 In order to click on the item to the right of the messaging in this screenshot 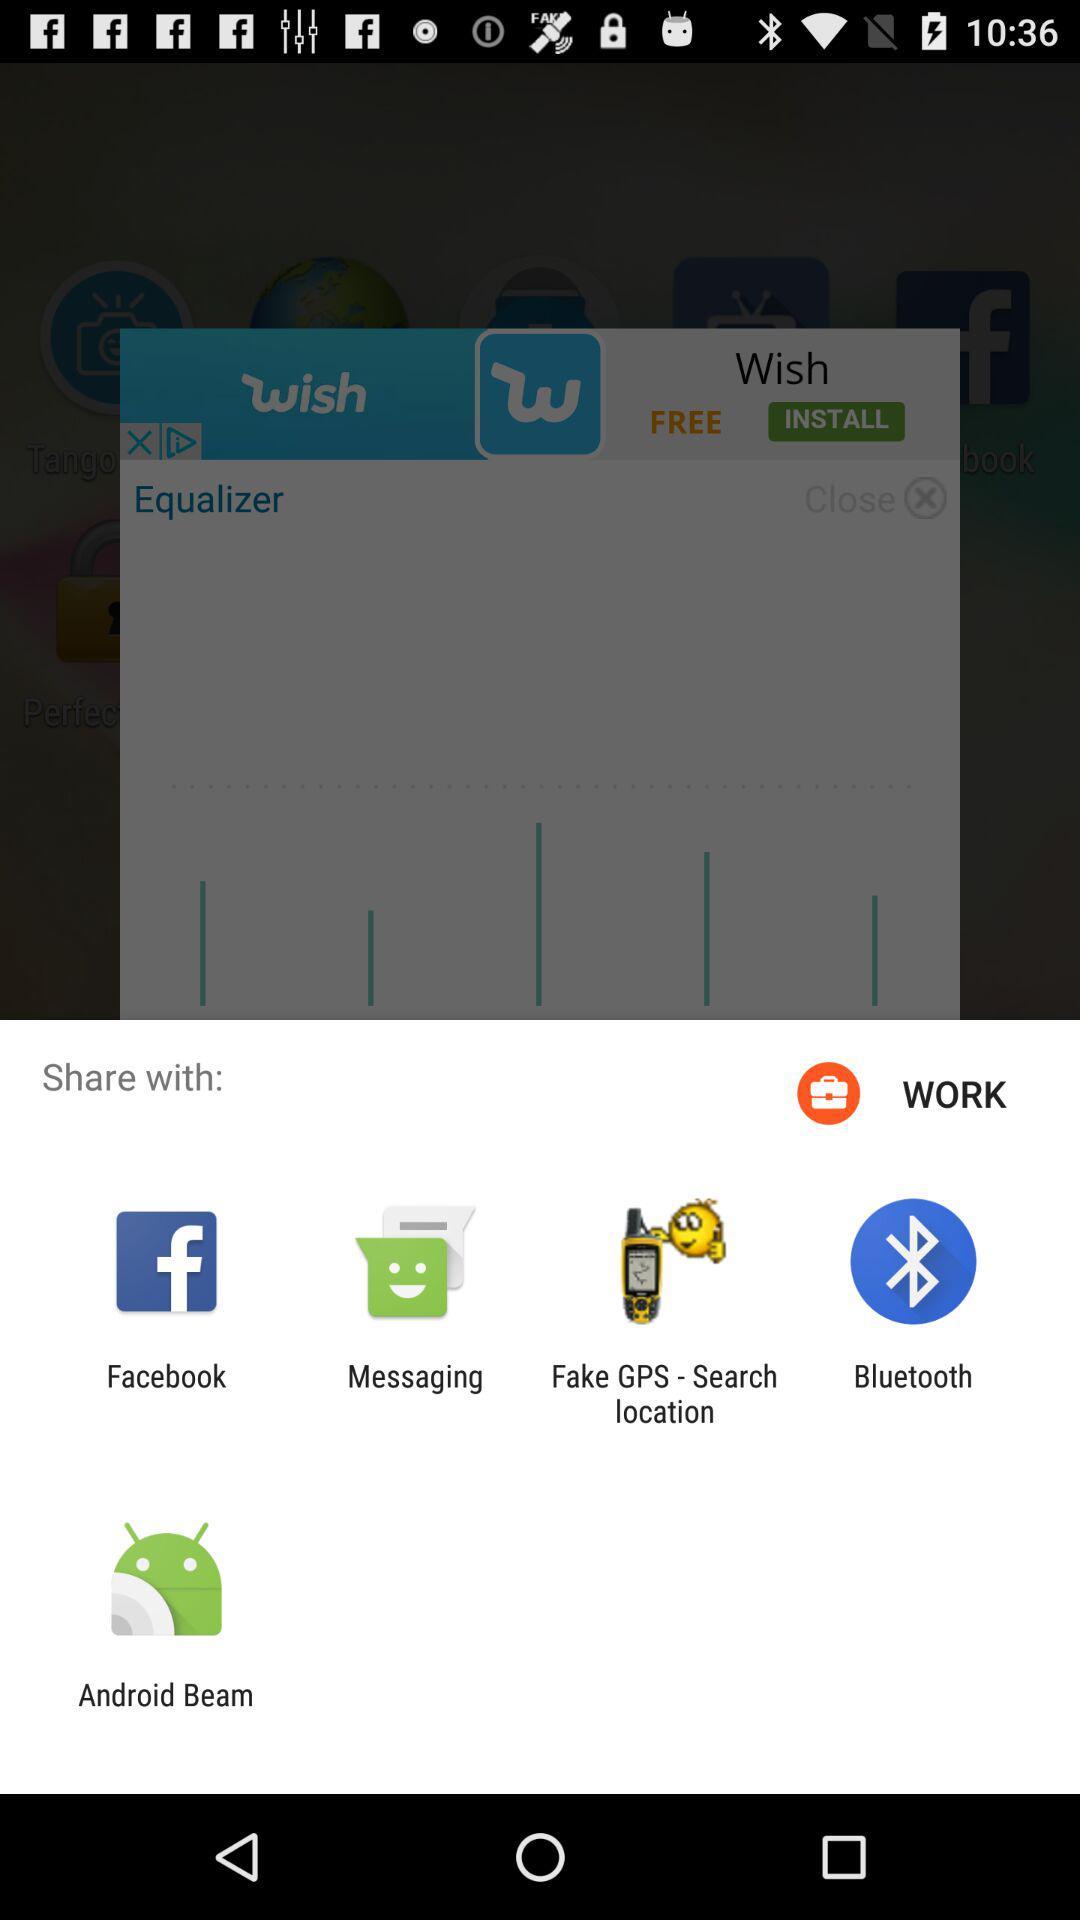, I will do `click(664, 1392)`.